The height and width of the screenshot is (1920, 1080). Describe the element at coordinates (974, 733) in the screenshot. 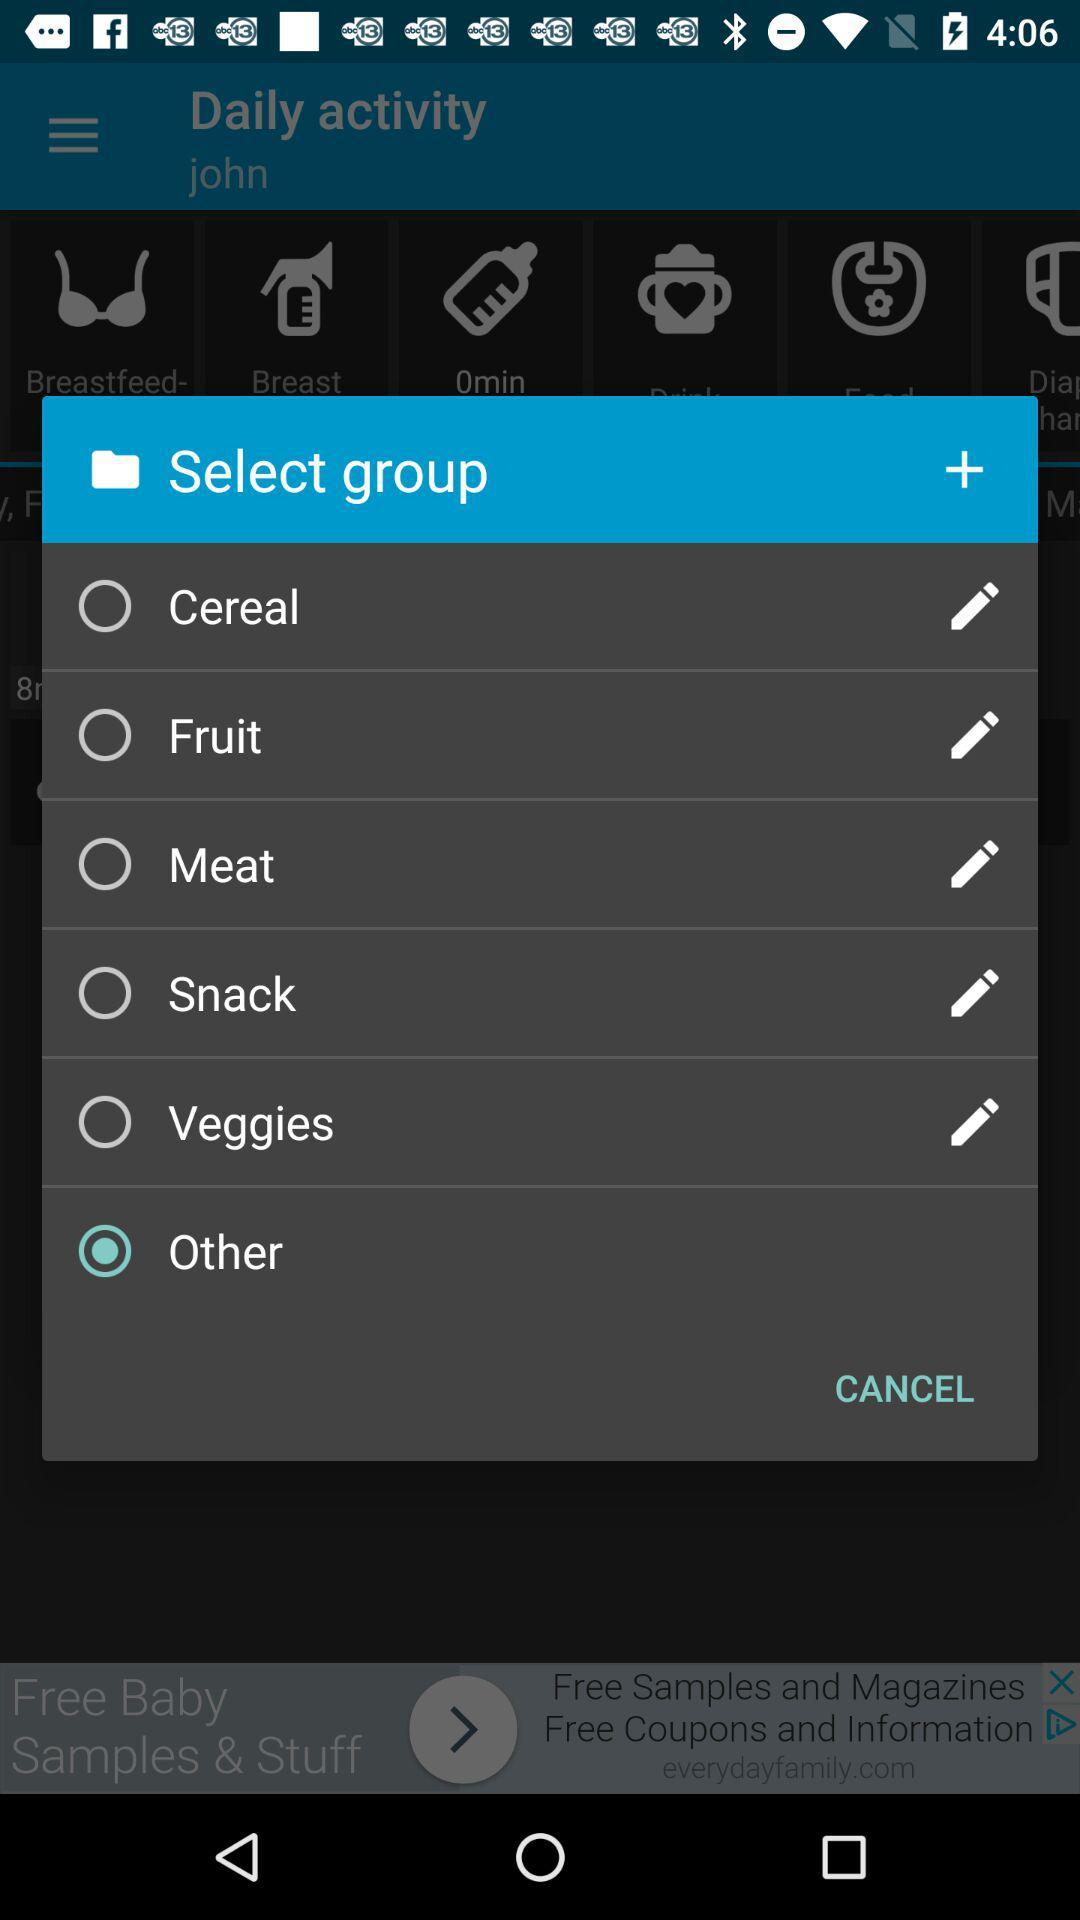

I see `edit group` at that location.